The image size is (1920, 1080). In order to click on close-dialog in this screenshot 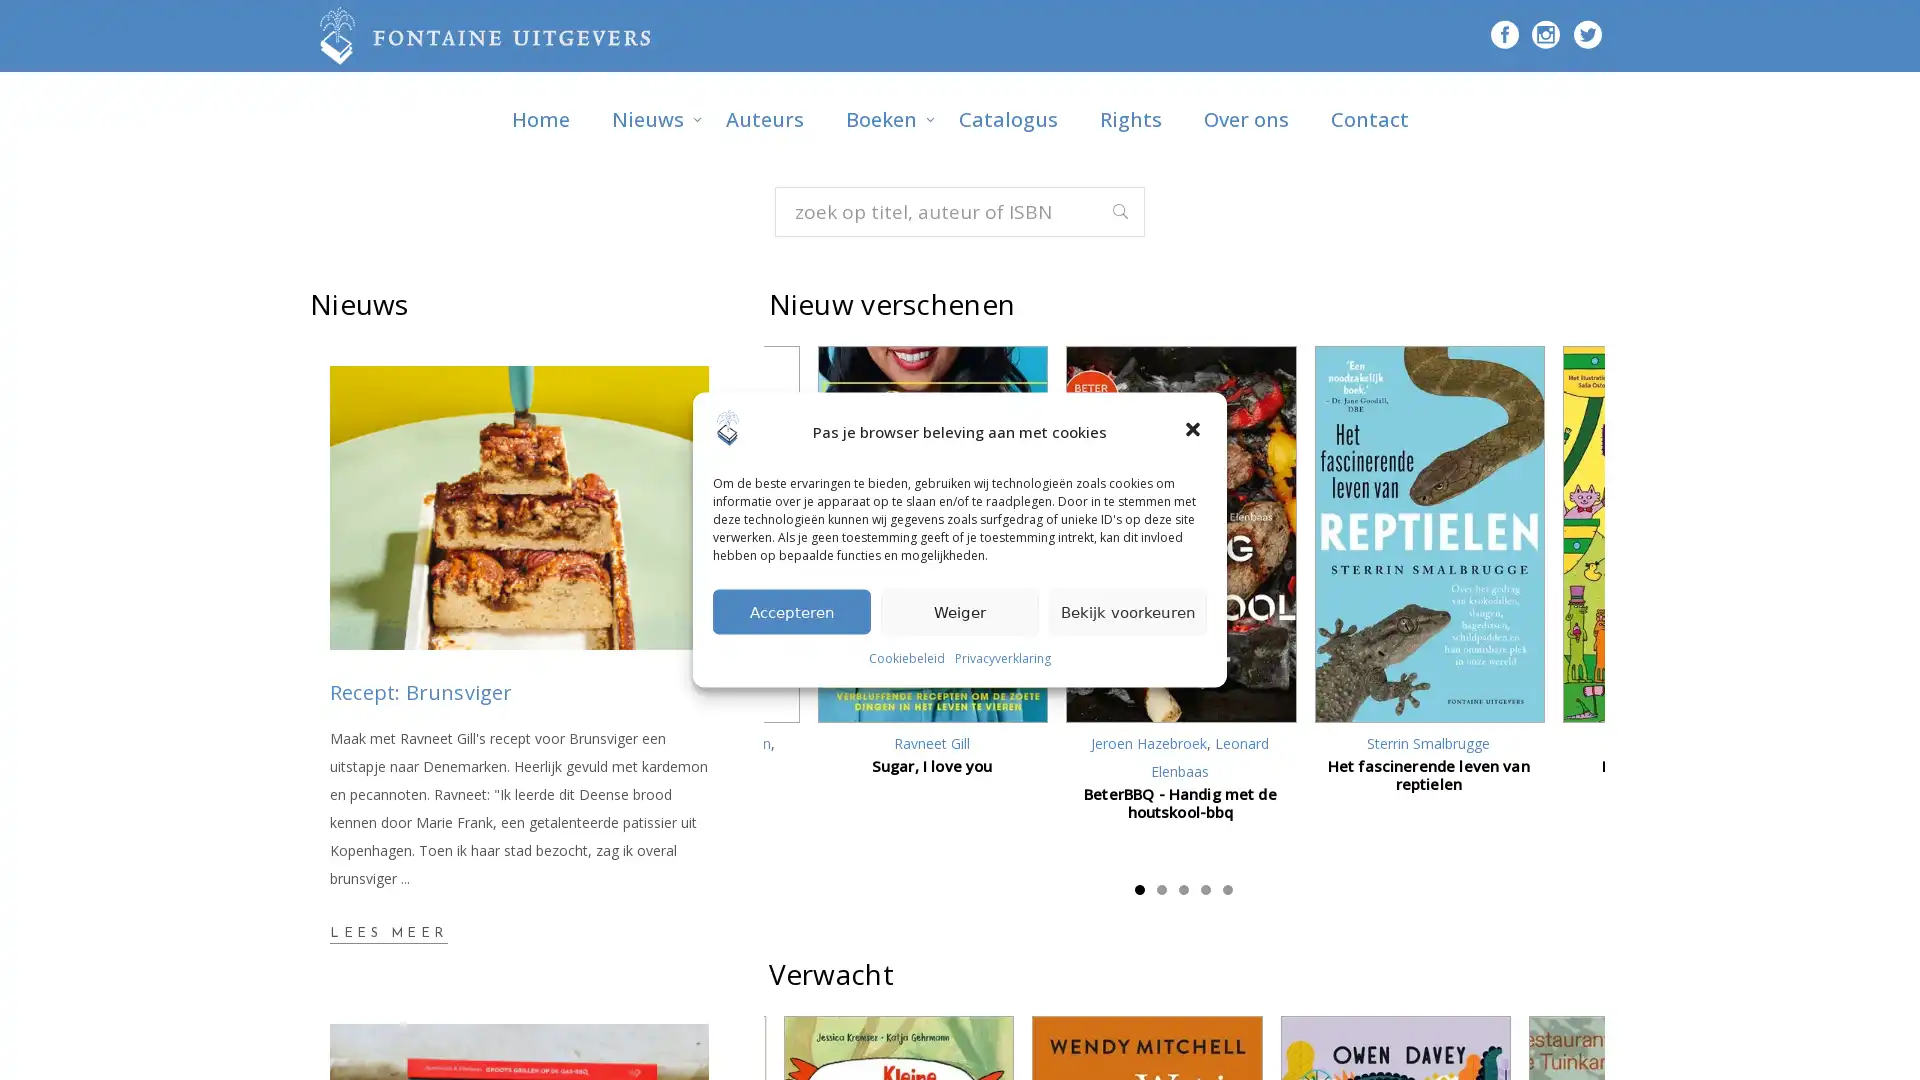, I will do `click(1195, 430)`.